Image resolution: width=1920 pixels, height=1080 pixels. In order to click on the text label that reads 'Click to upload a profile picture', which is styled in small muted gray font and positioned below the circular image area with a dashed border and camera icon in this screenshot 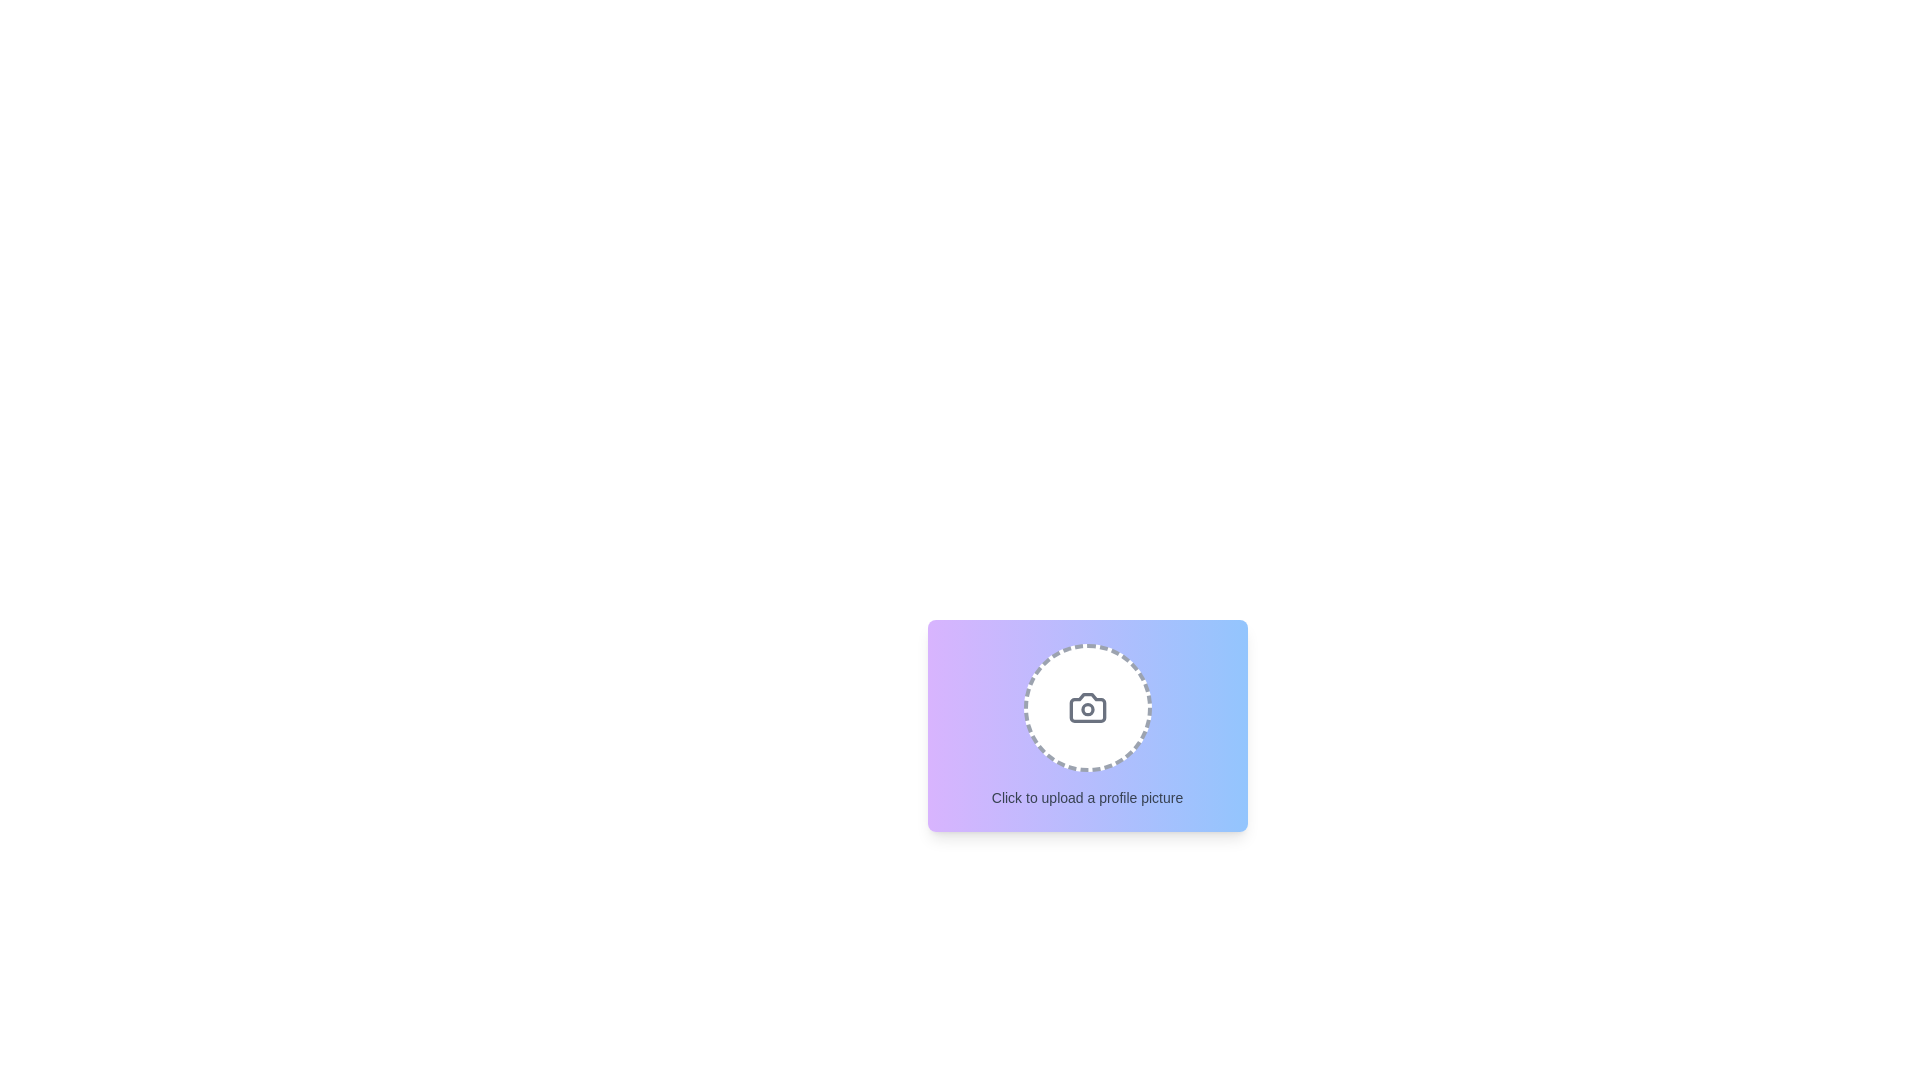, I will do `click(1086, 797)`.